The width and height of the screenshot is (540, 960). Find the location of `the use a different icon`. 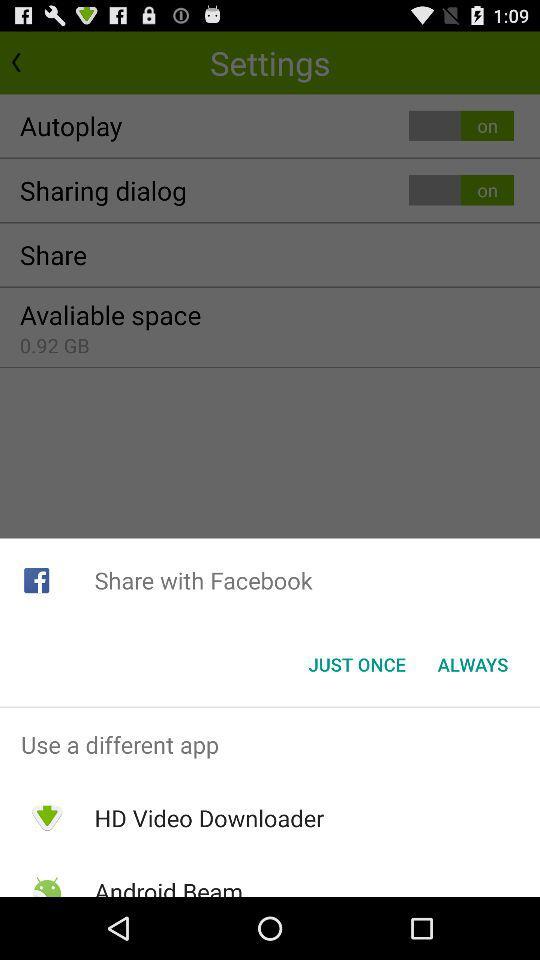

the use a different icon is located at coordinates (270, 743).